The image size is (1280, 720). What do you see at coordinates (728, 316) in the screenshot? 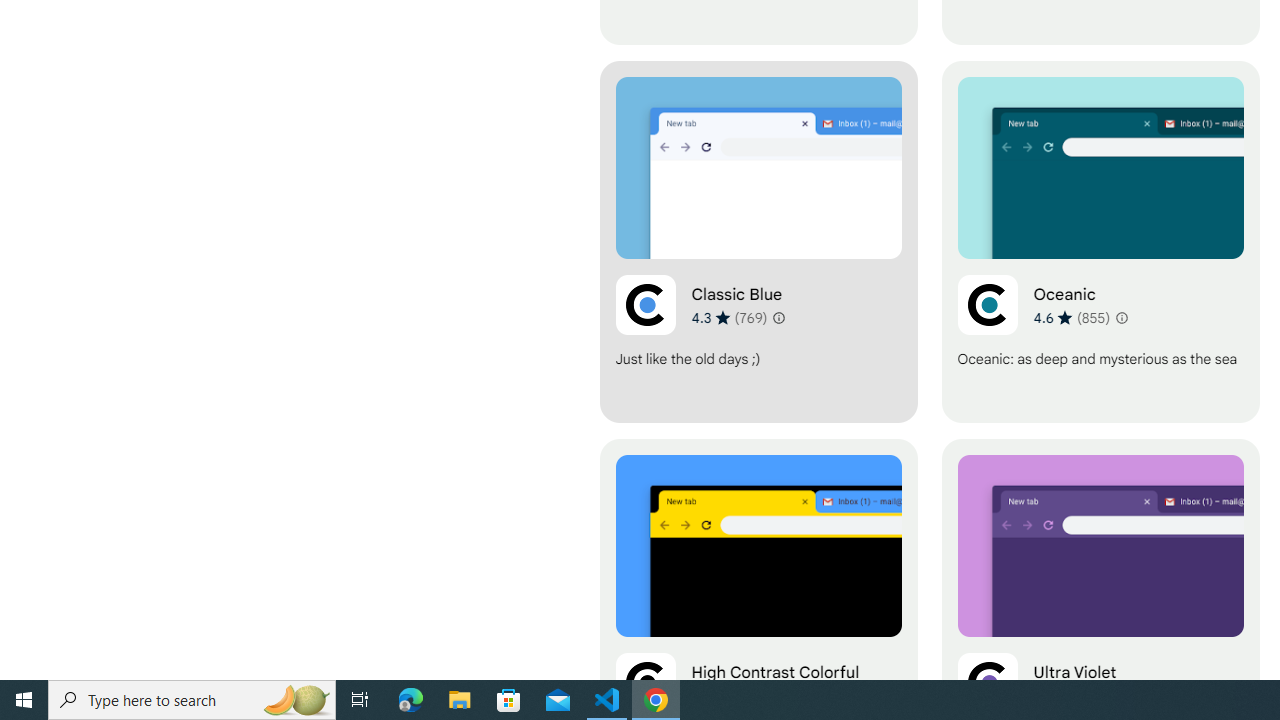
I see `'Average rating 4.3 out of 5 stars. 769 ratings.'` at bounding box center [728, 316].